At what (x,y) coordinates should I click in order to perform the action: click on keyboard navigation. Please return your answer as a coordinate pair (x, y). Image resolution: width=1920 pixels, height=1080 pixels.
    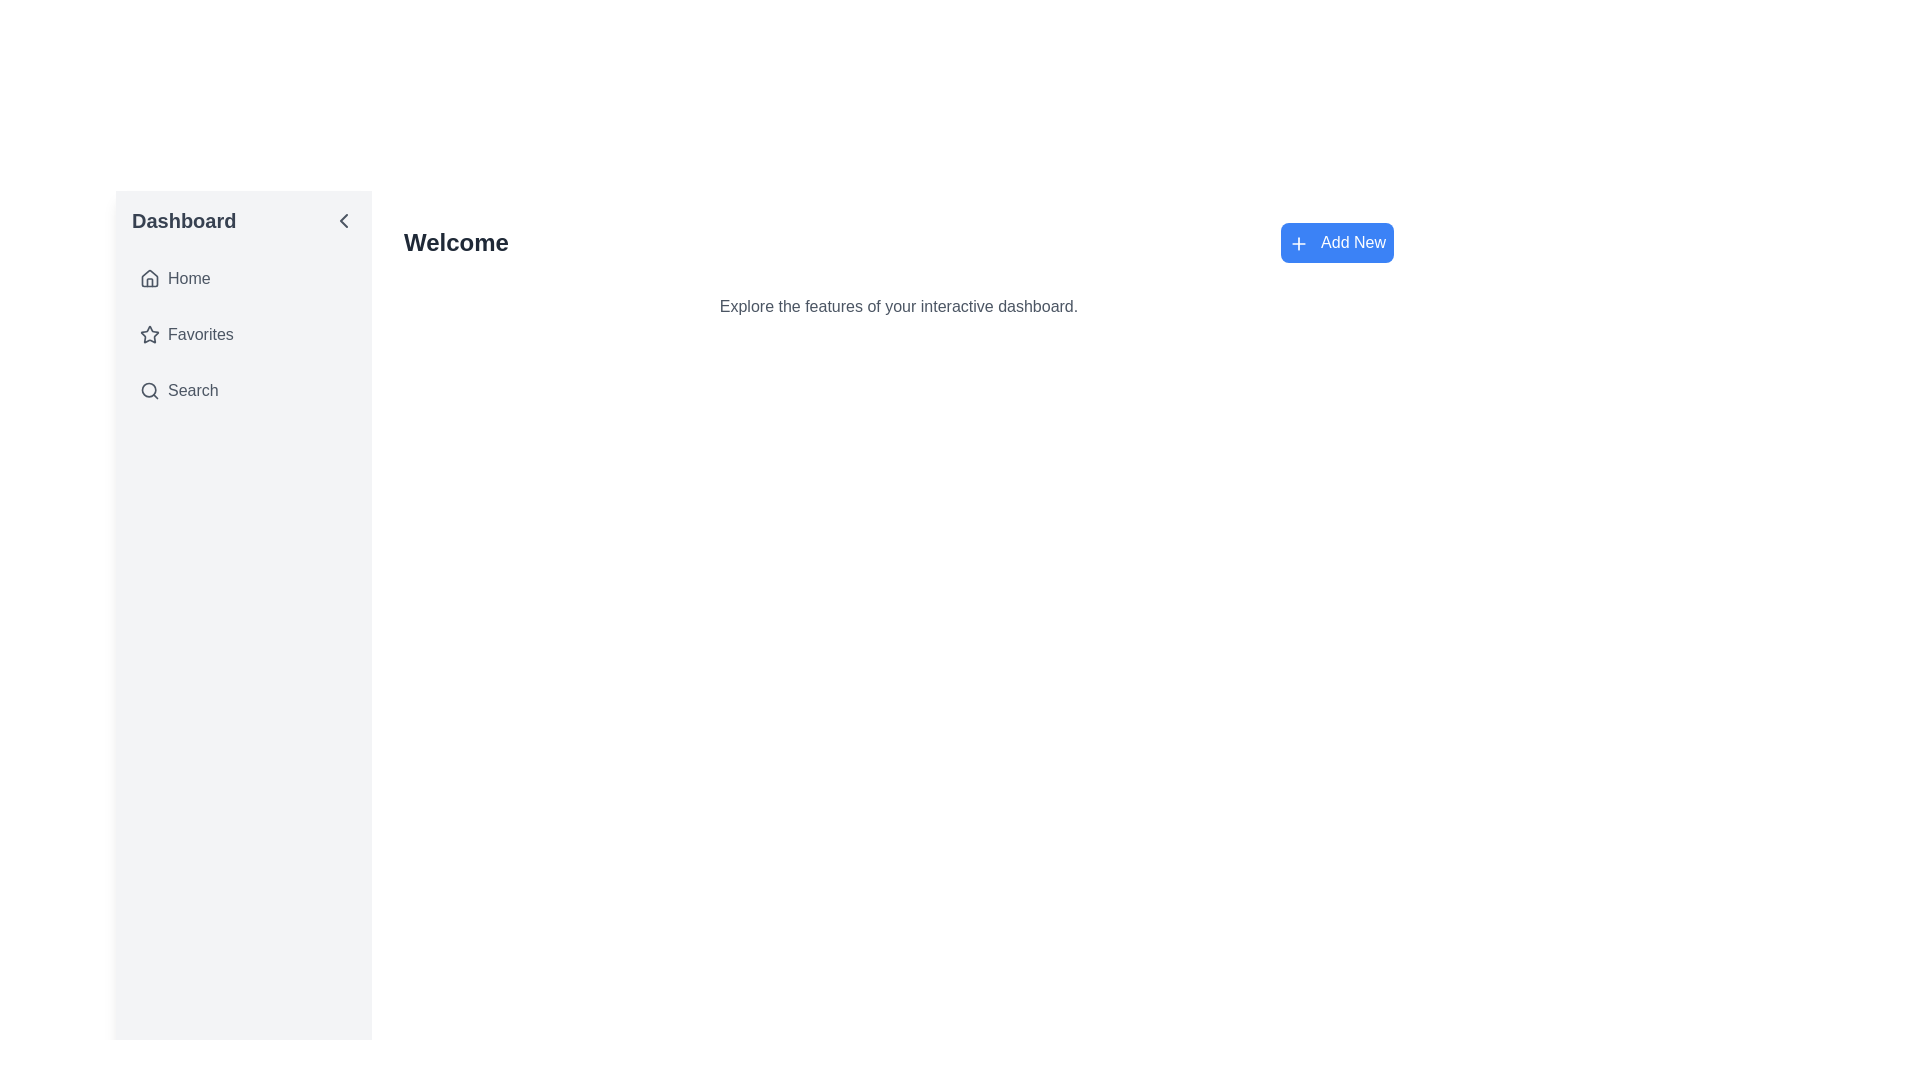
    Looking at the image, I should click on (1337, 242).